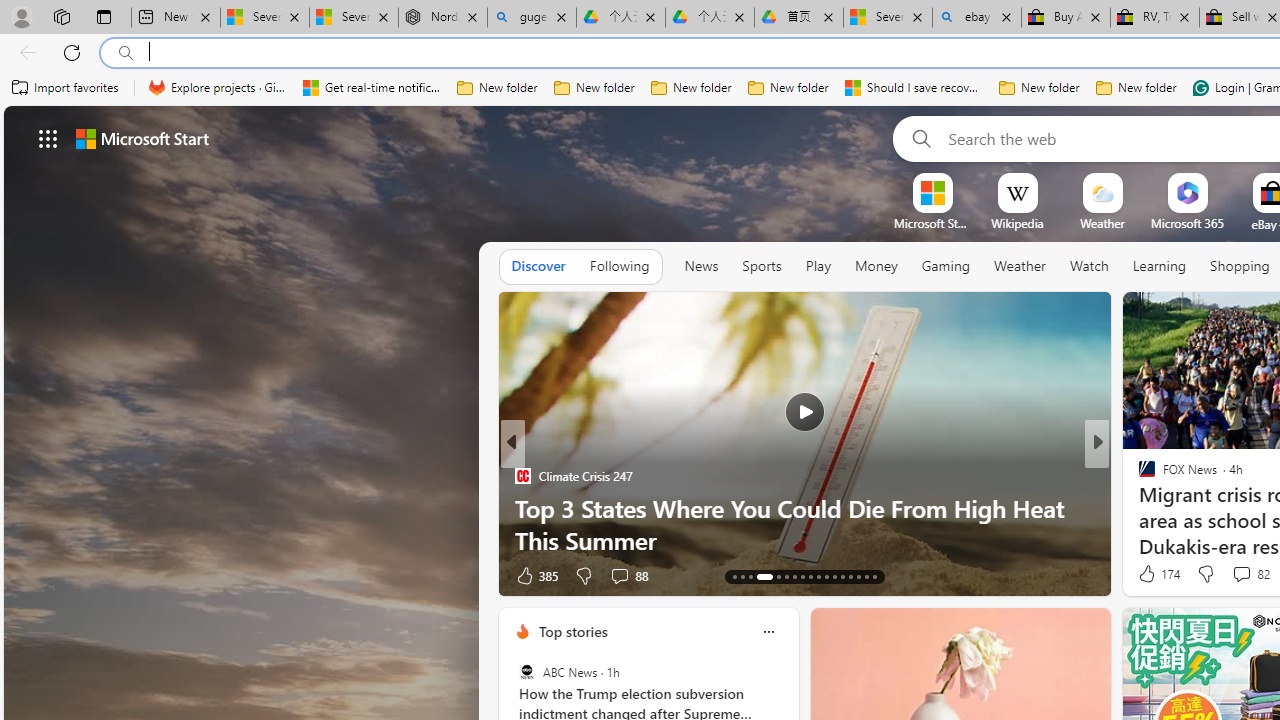 The width and height of the screenshot is (1280, 720). What do you see at coordinates (1234, 575) in the screenshot?
I see `'View comments 2 Comment'` at bounding box center [1234, 575].